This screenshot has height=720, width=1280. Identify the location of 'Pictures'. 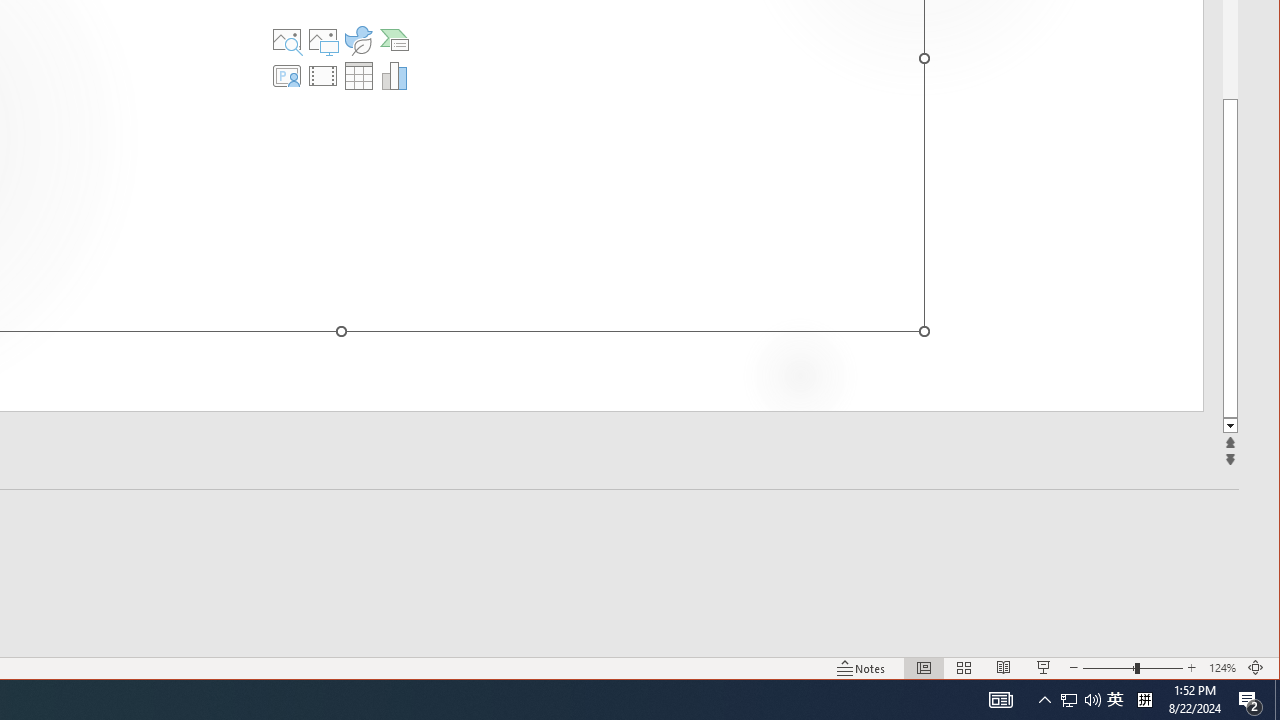
(323, 39).